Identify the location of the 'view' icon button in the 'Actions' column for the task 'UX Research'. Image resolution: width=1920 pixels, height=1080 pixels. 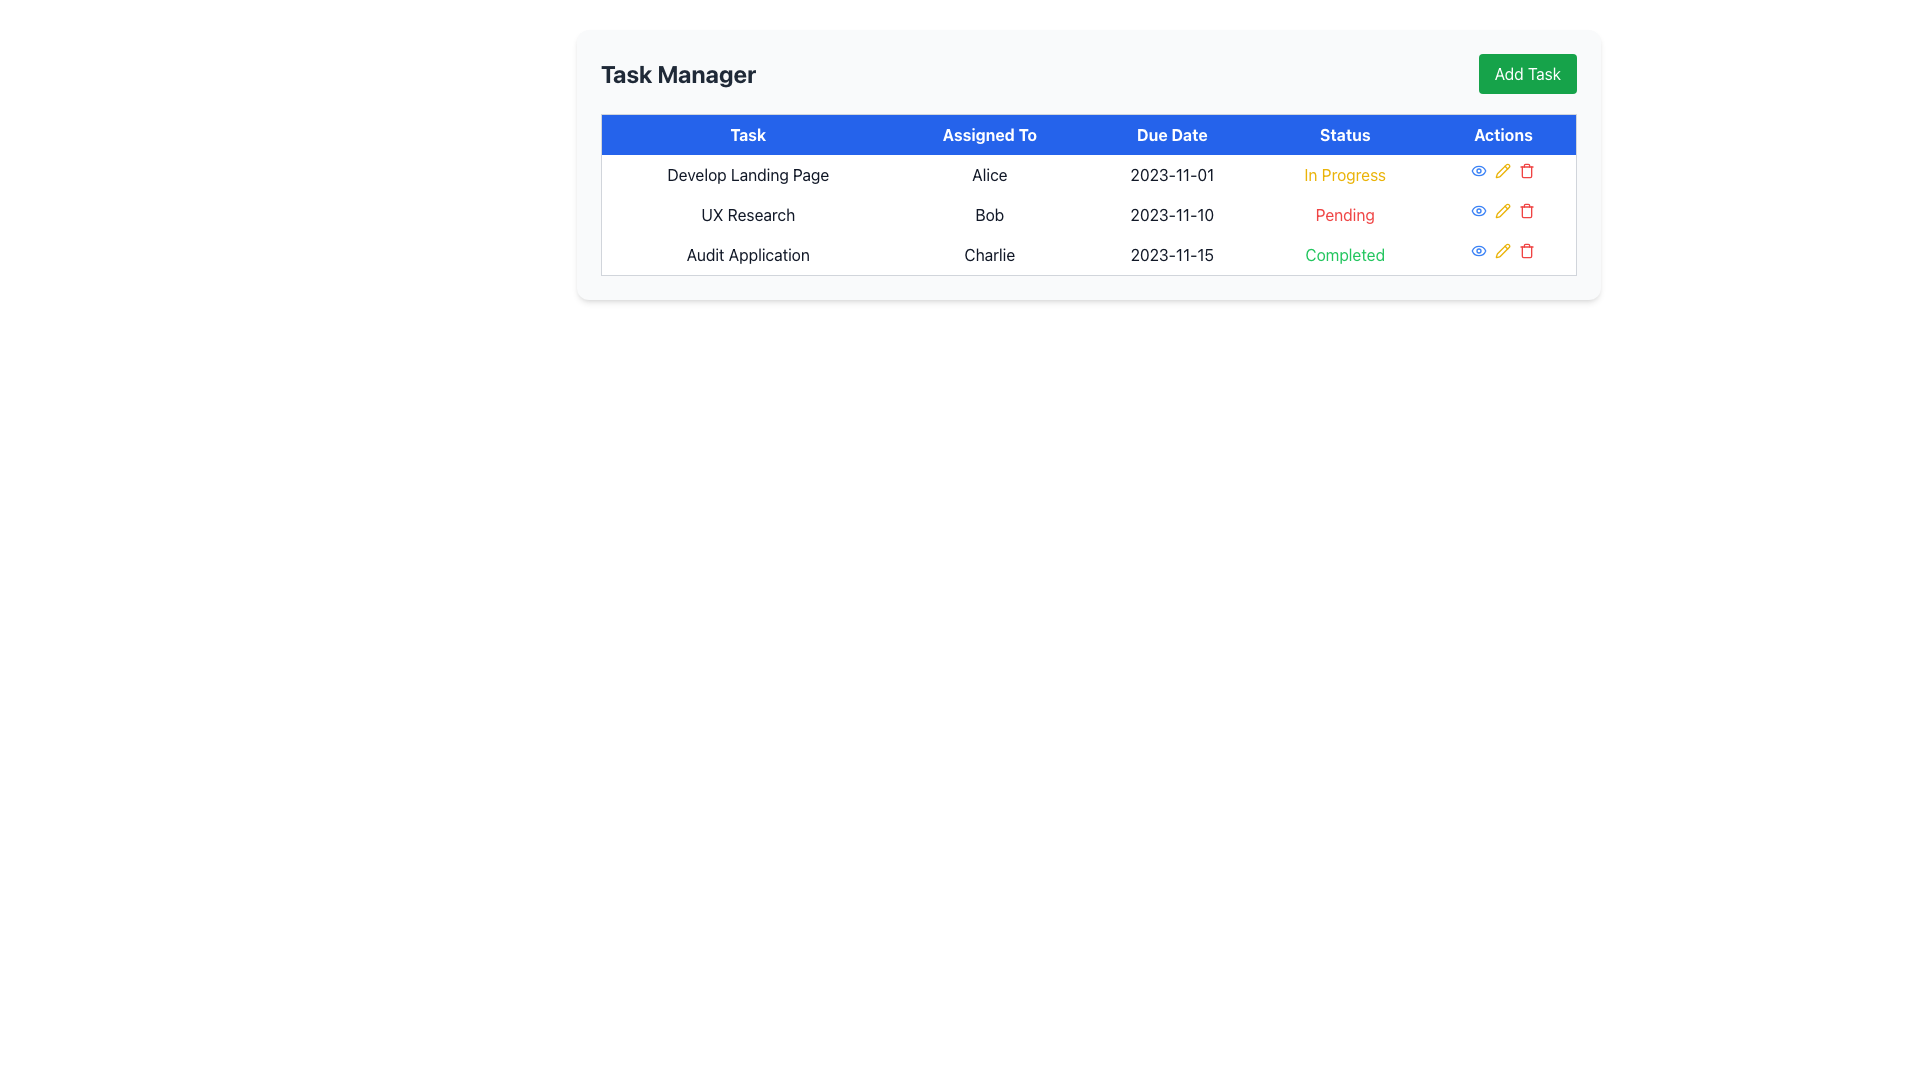
(1479, 211).